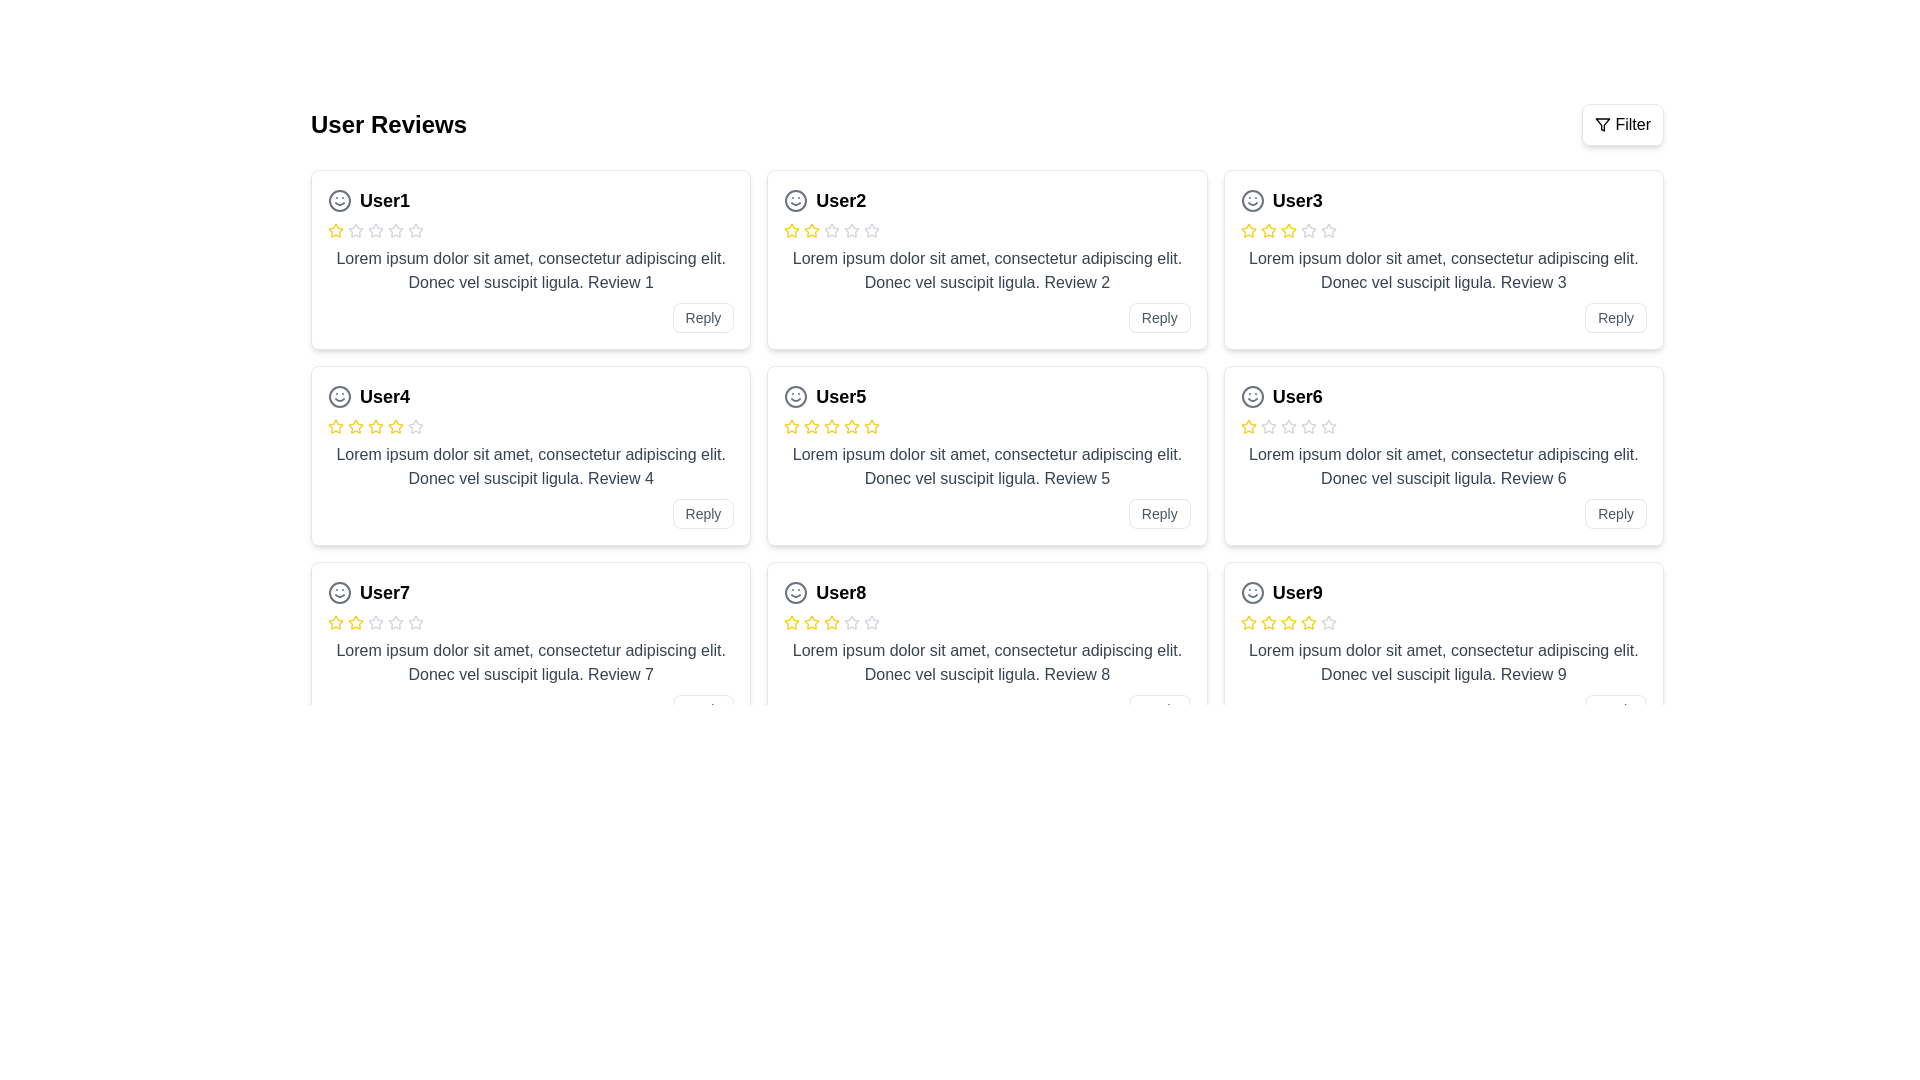 The height and width of the screenshot is (1080, 1920). I want to click on the third golden-yellow star icon in the rating section of the card titled 'User5', so click(812, 426).